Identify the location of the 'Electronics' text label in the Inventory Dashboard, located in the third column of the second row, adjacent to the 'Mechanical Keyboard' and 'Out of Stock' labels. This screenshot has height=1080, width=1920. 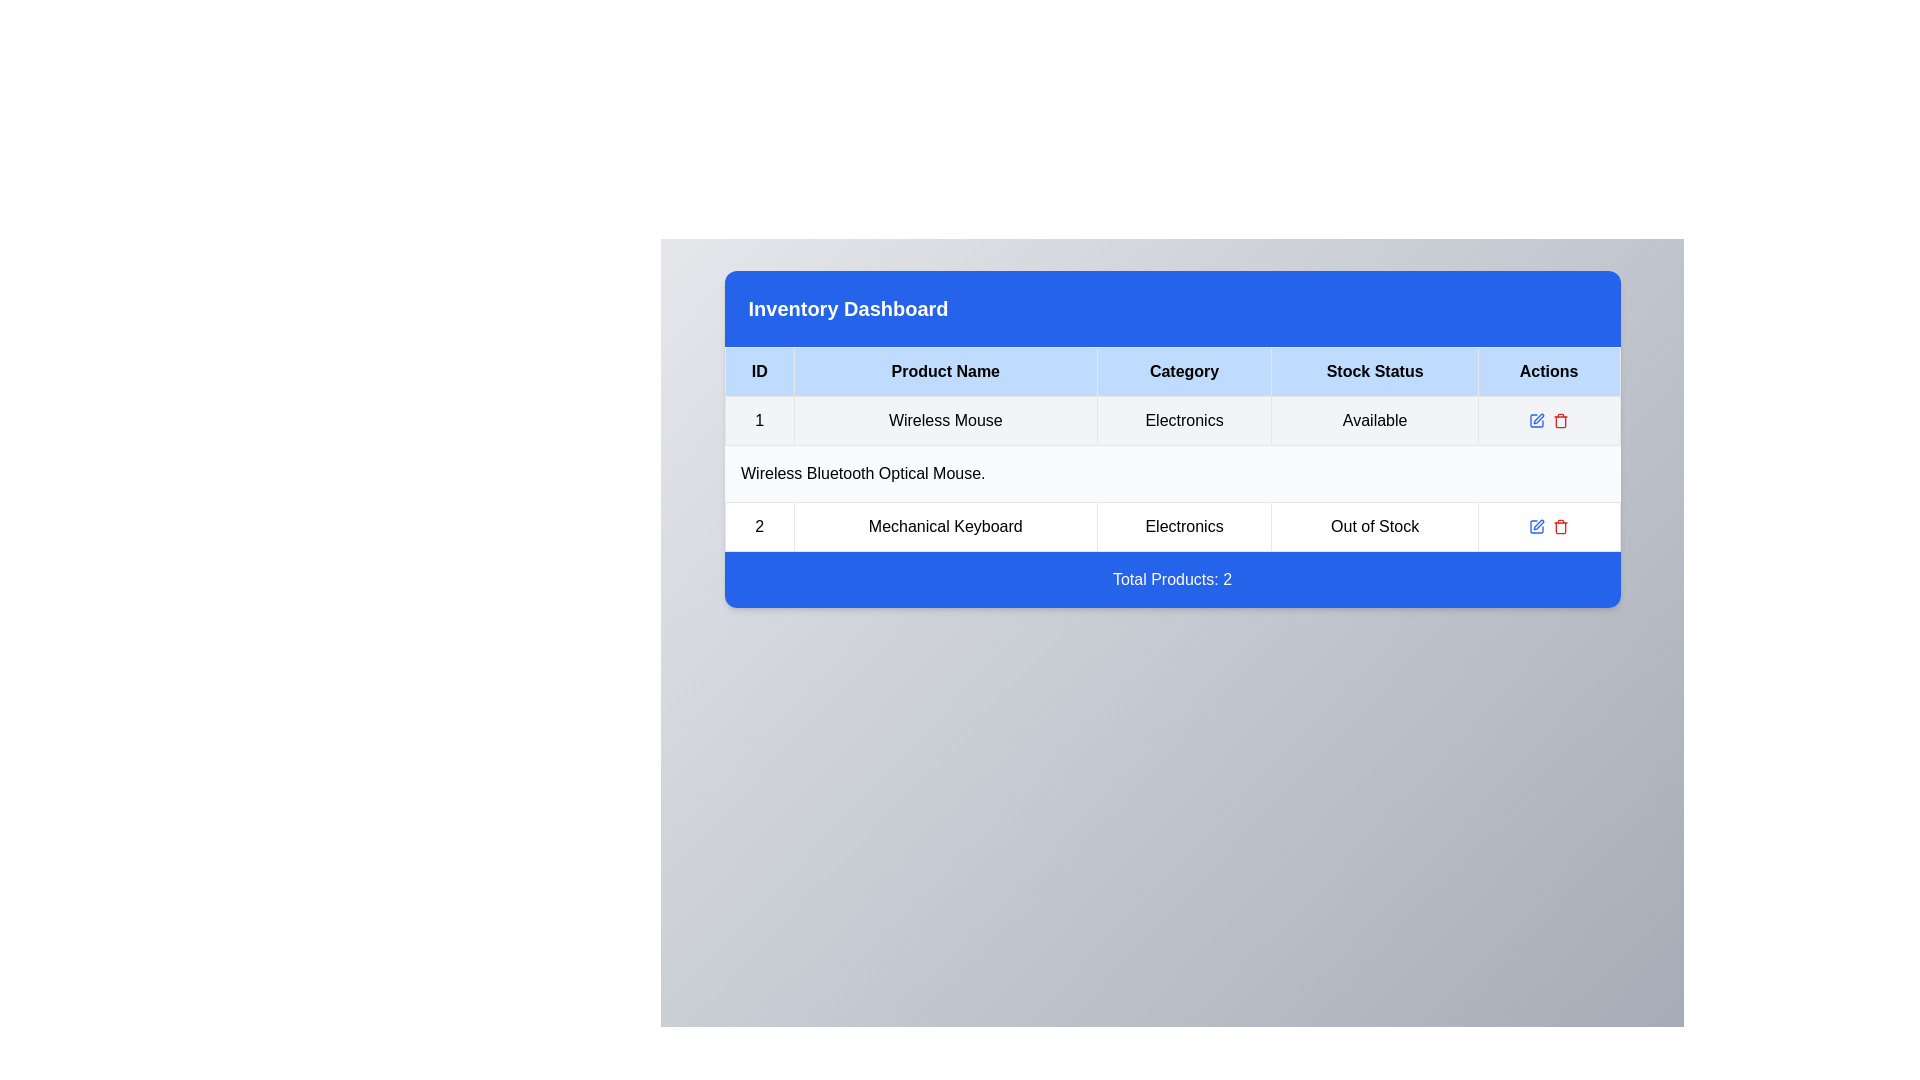
(1184, 526).